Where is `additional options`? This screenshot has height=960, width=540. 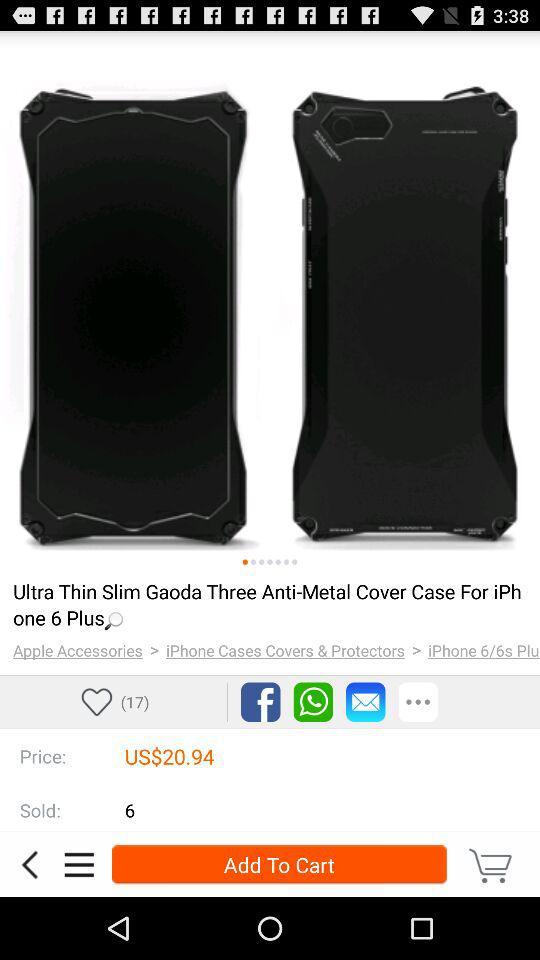
additional options is located at coordinates (417, 702).